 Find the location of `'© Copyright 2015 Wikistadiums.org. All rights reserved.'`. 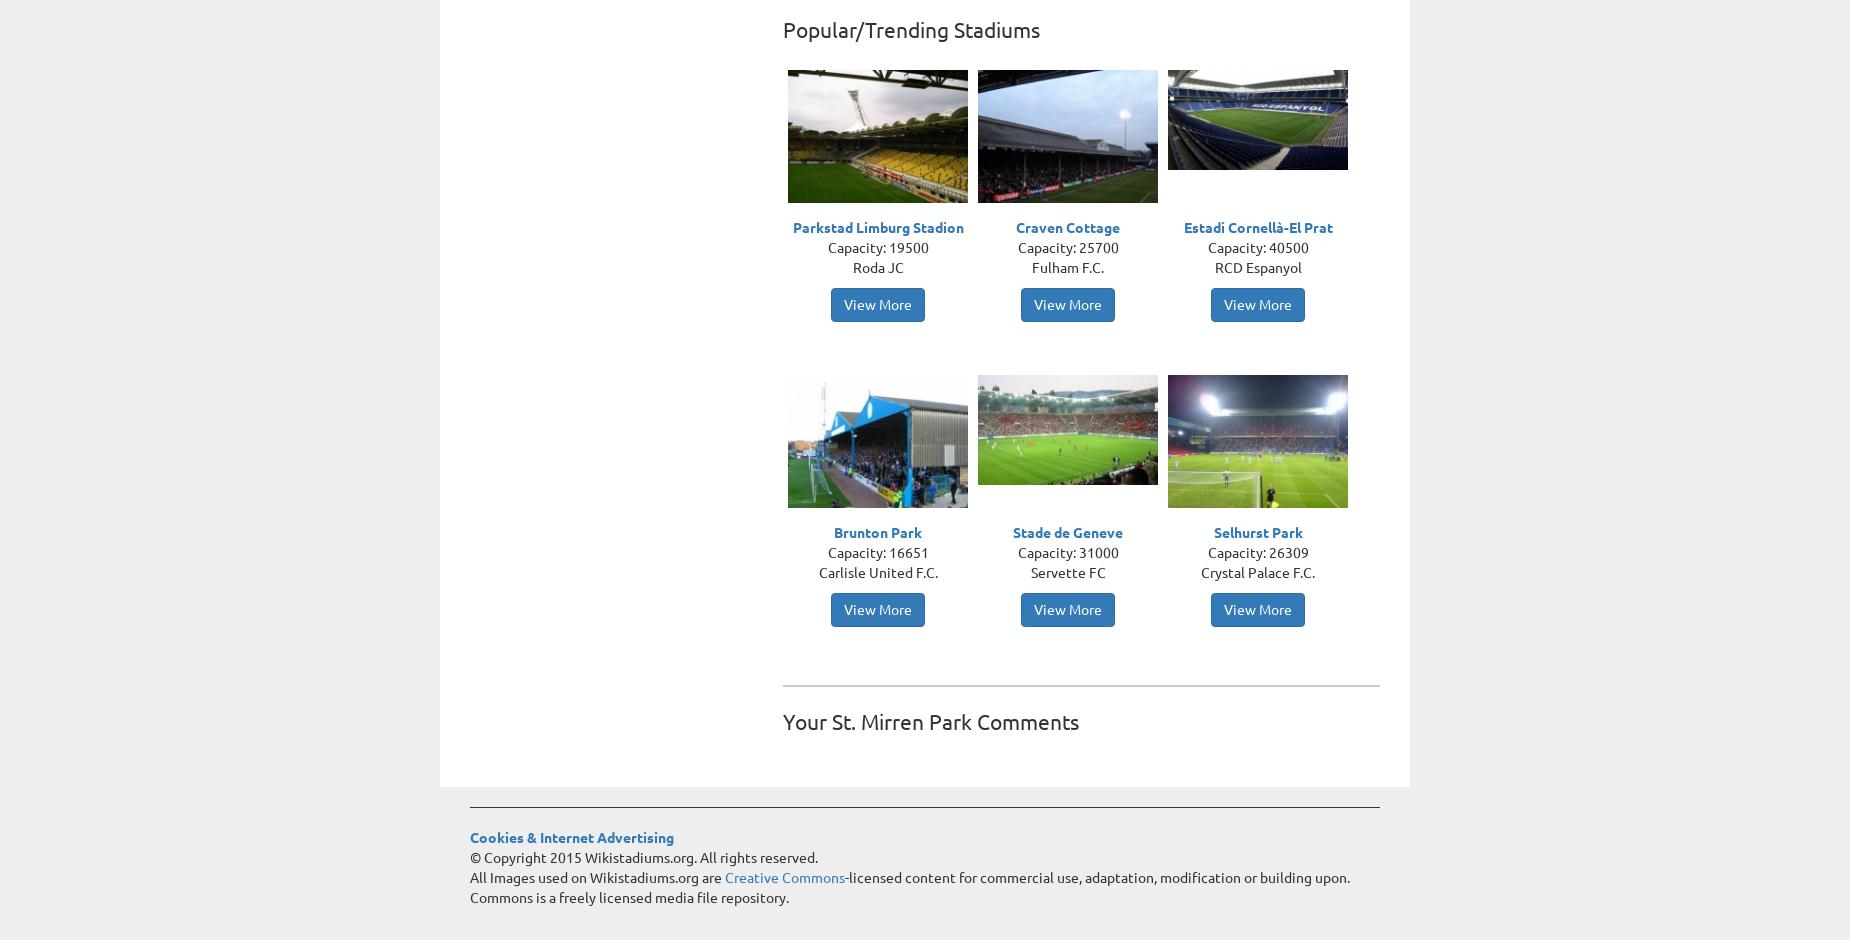

'© Copyright 2015 Wikistadiums.org. All rights reserved.' is located at coordinates (470, 857).